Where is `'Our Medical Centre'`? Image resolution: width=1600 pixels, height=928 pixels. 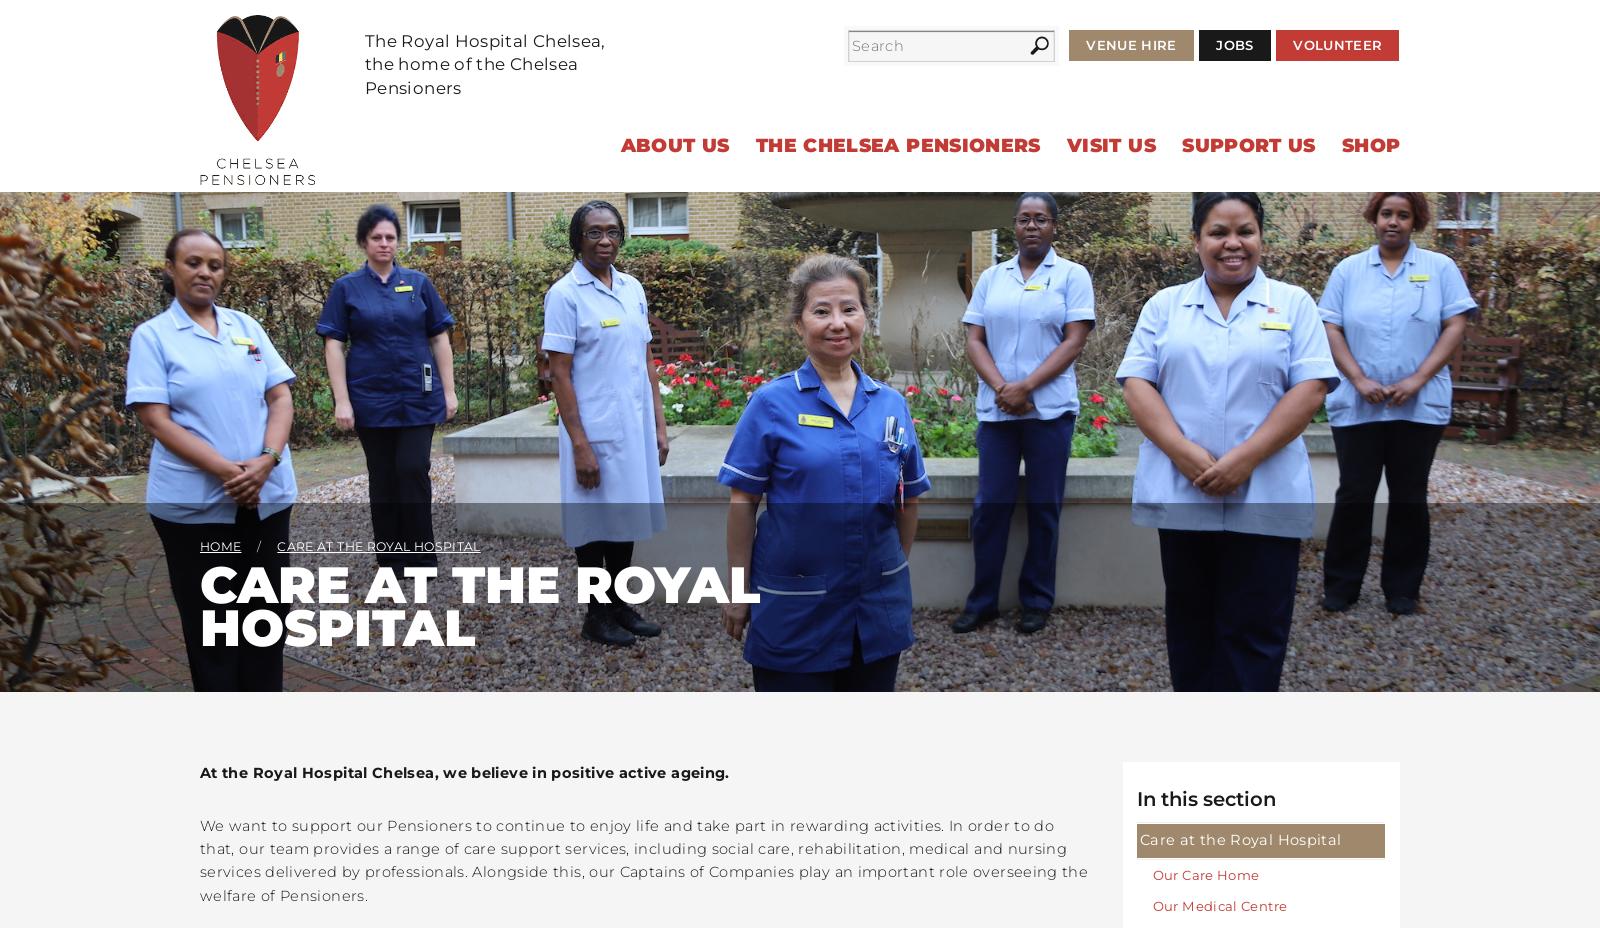
'Our Medical Centre' is located at coordinates (1218, 904).